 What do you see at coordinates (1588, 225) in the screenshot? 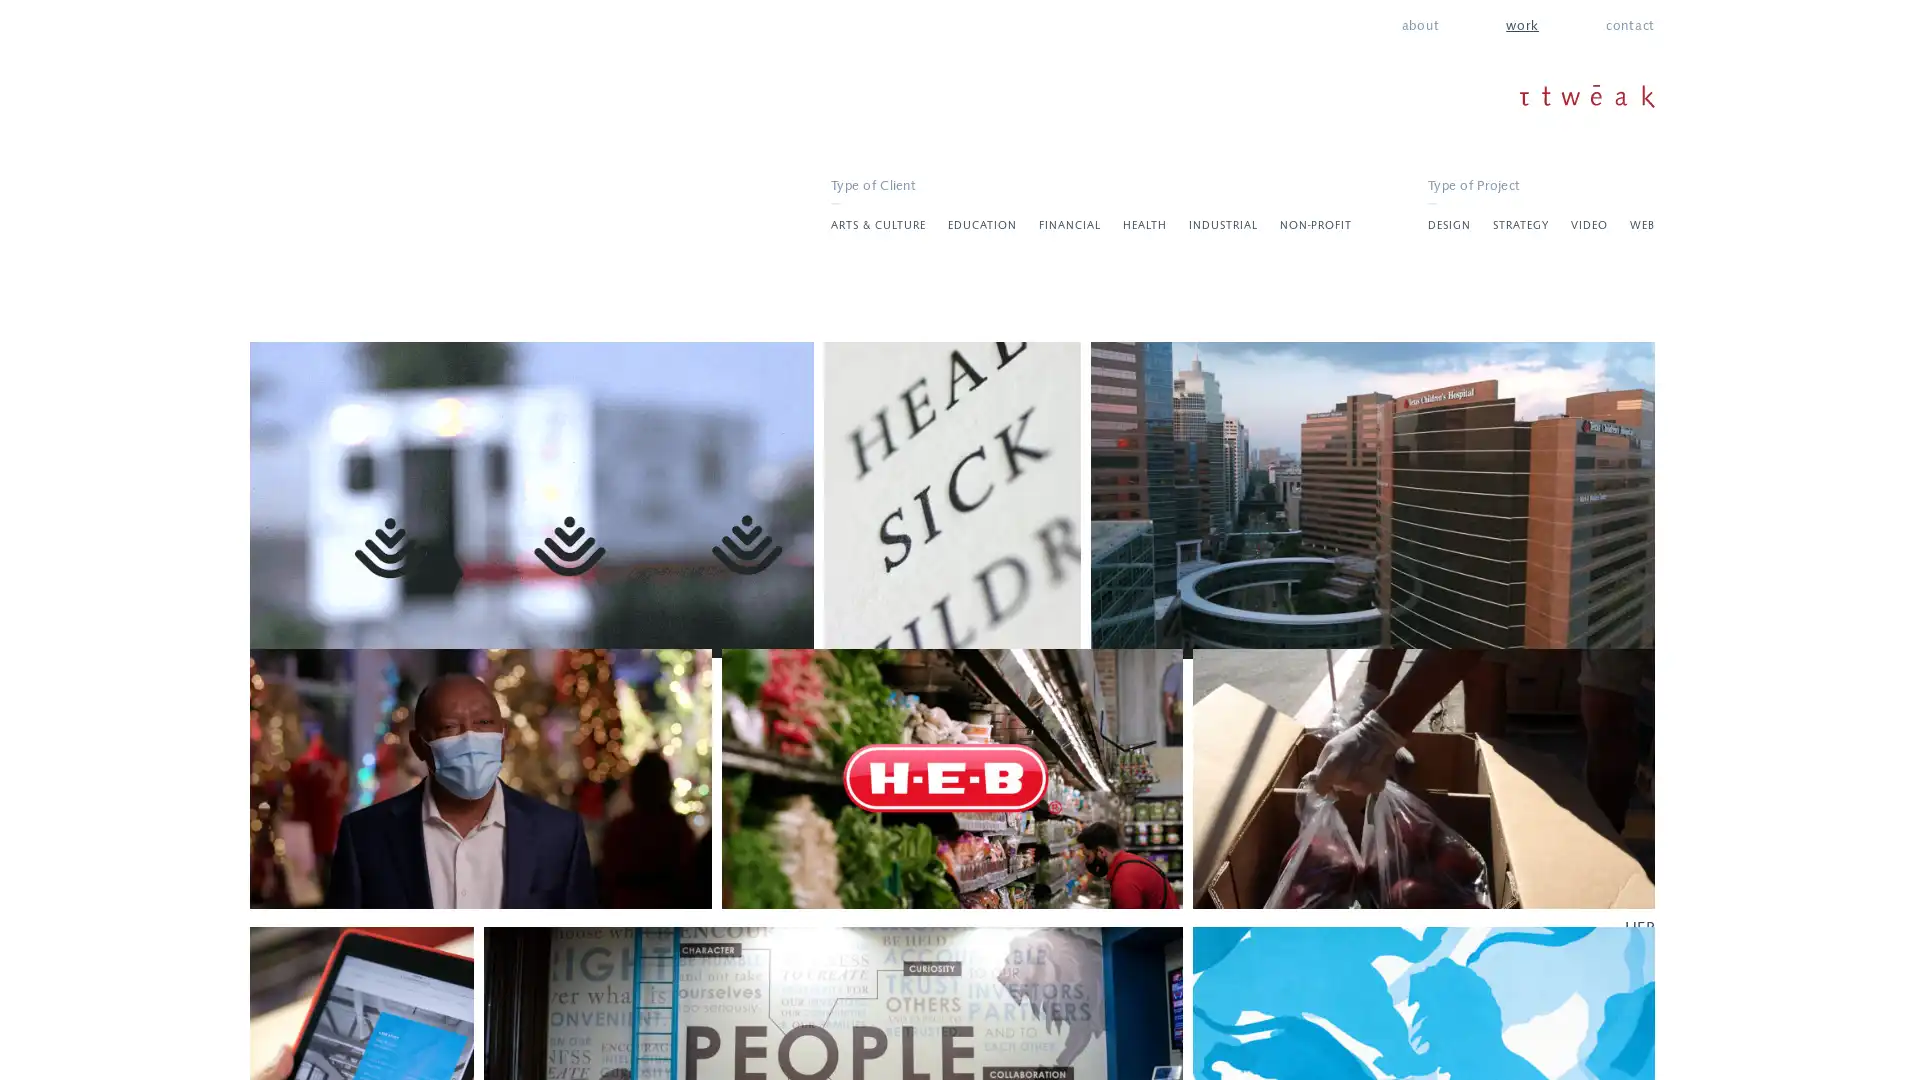
I see `VIDEO` at bounding box center [1588, 225].